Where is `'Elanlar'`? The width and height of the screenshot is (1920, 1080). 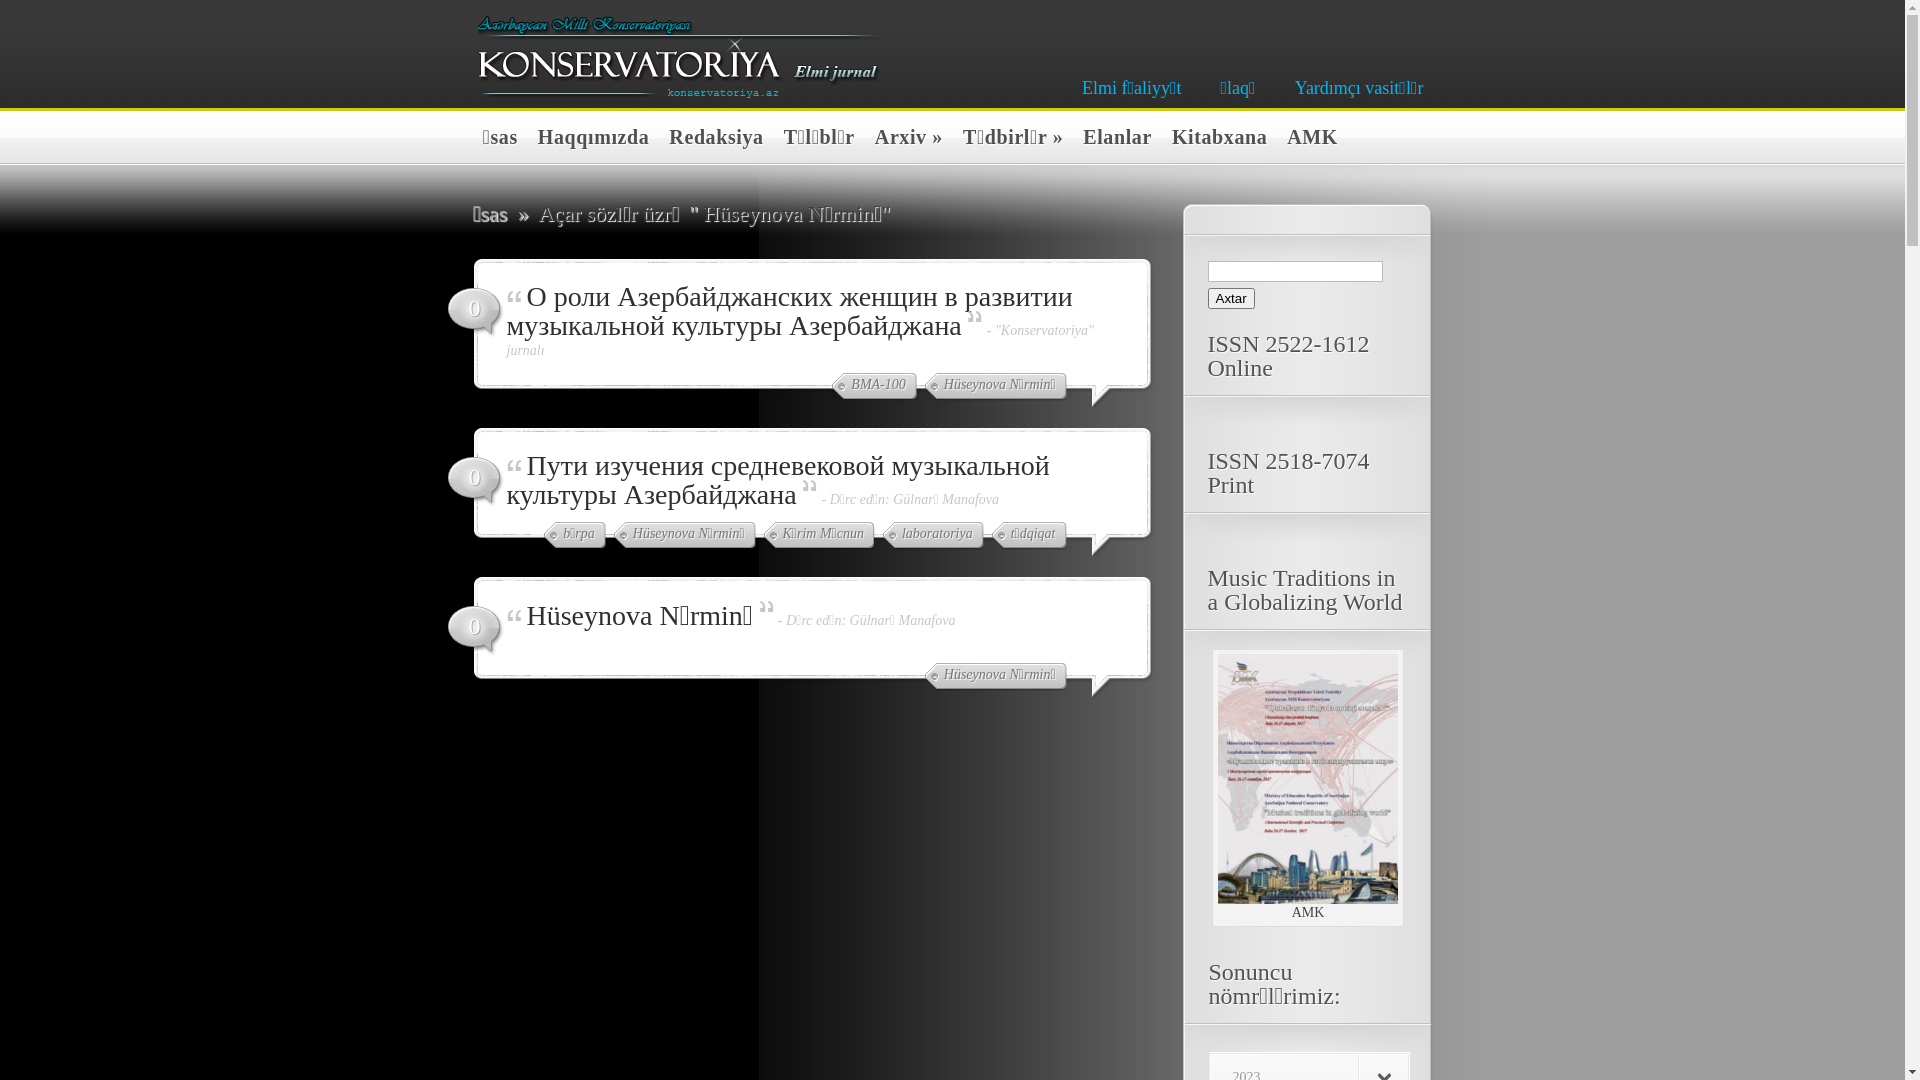
'Elanlar' is located at coordinates (1111, 138).